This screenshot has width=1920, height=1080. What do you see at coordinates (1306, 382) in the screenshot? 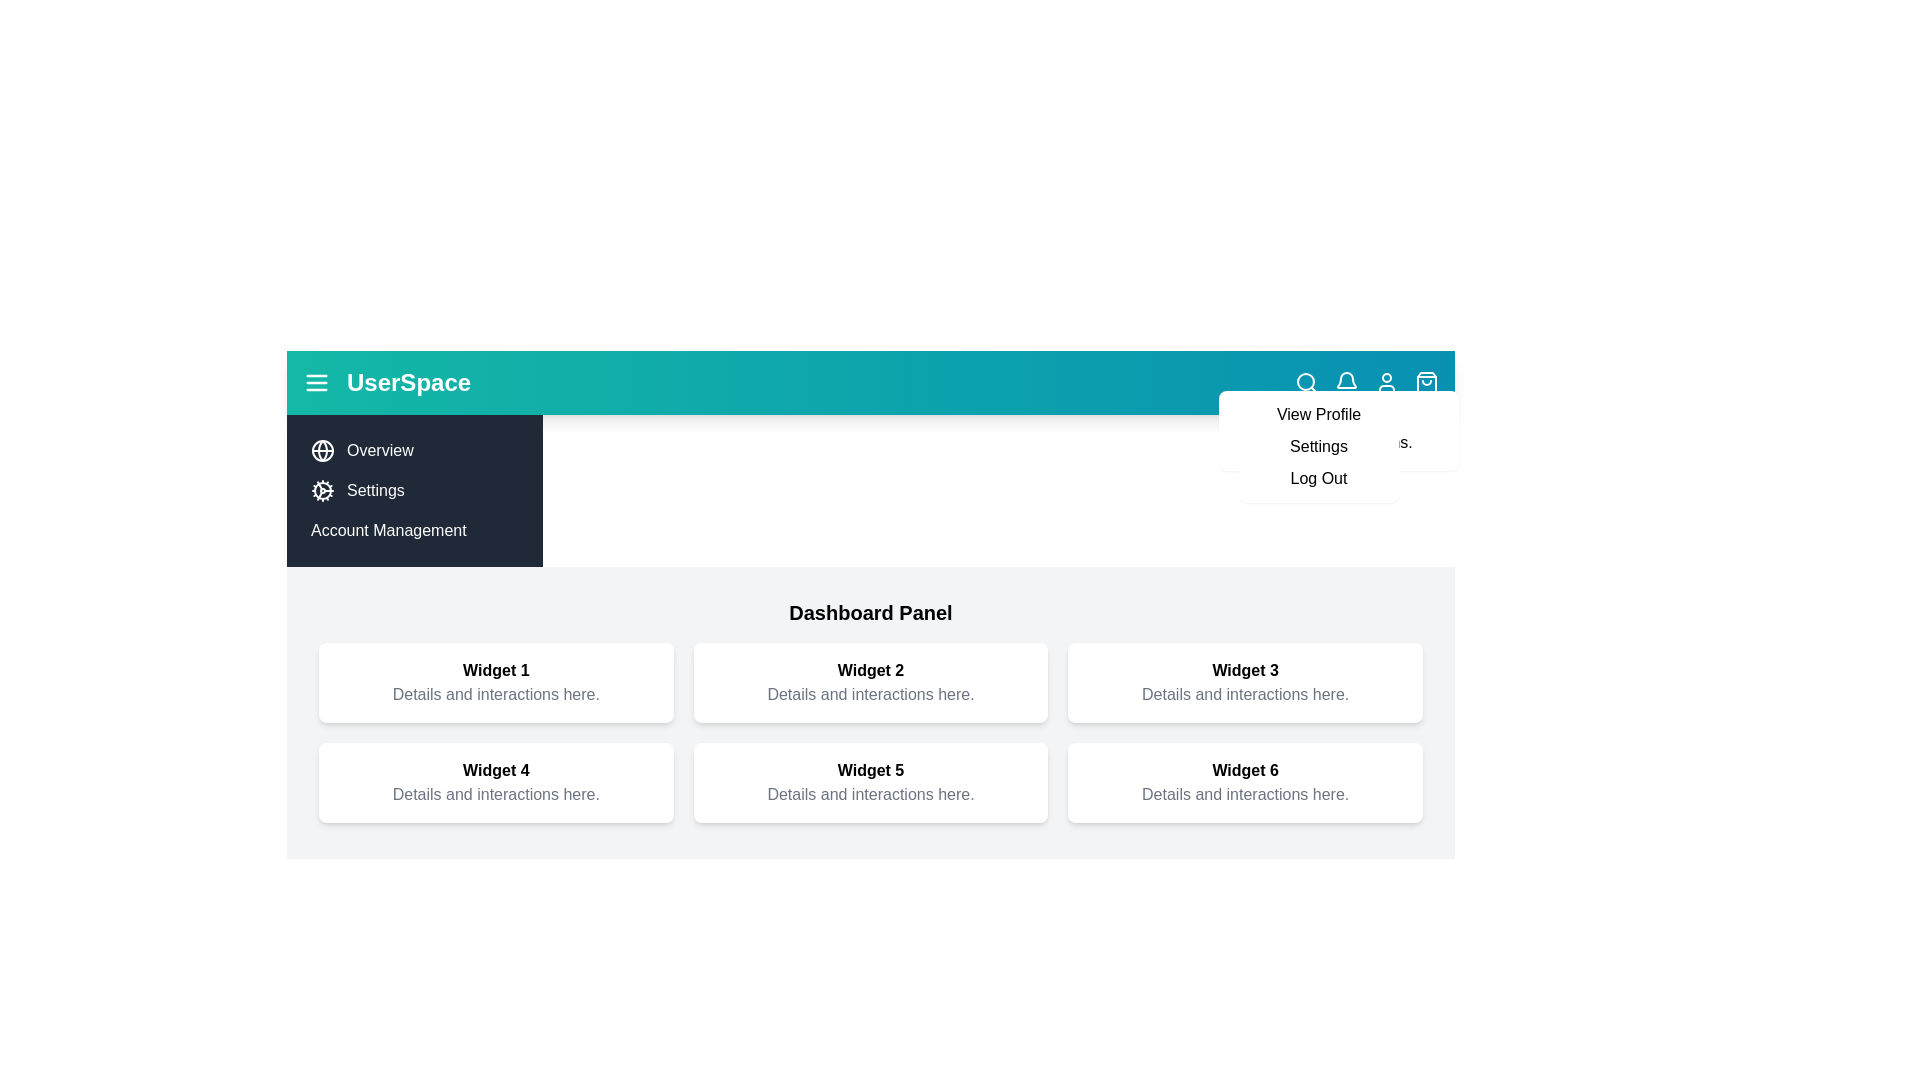
I see `the visual search icon located at the top-right corner of the teal header bar` at bounding box center [1306, 382].